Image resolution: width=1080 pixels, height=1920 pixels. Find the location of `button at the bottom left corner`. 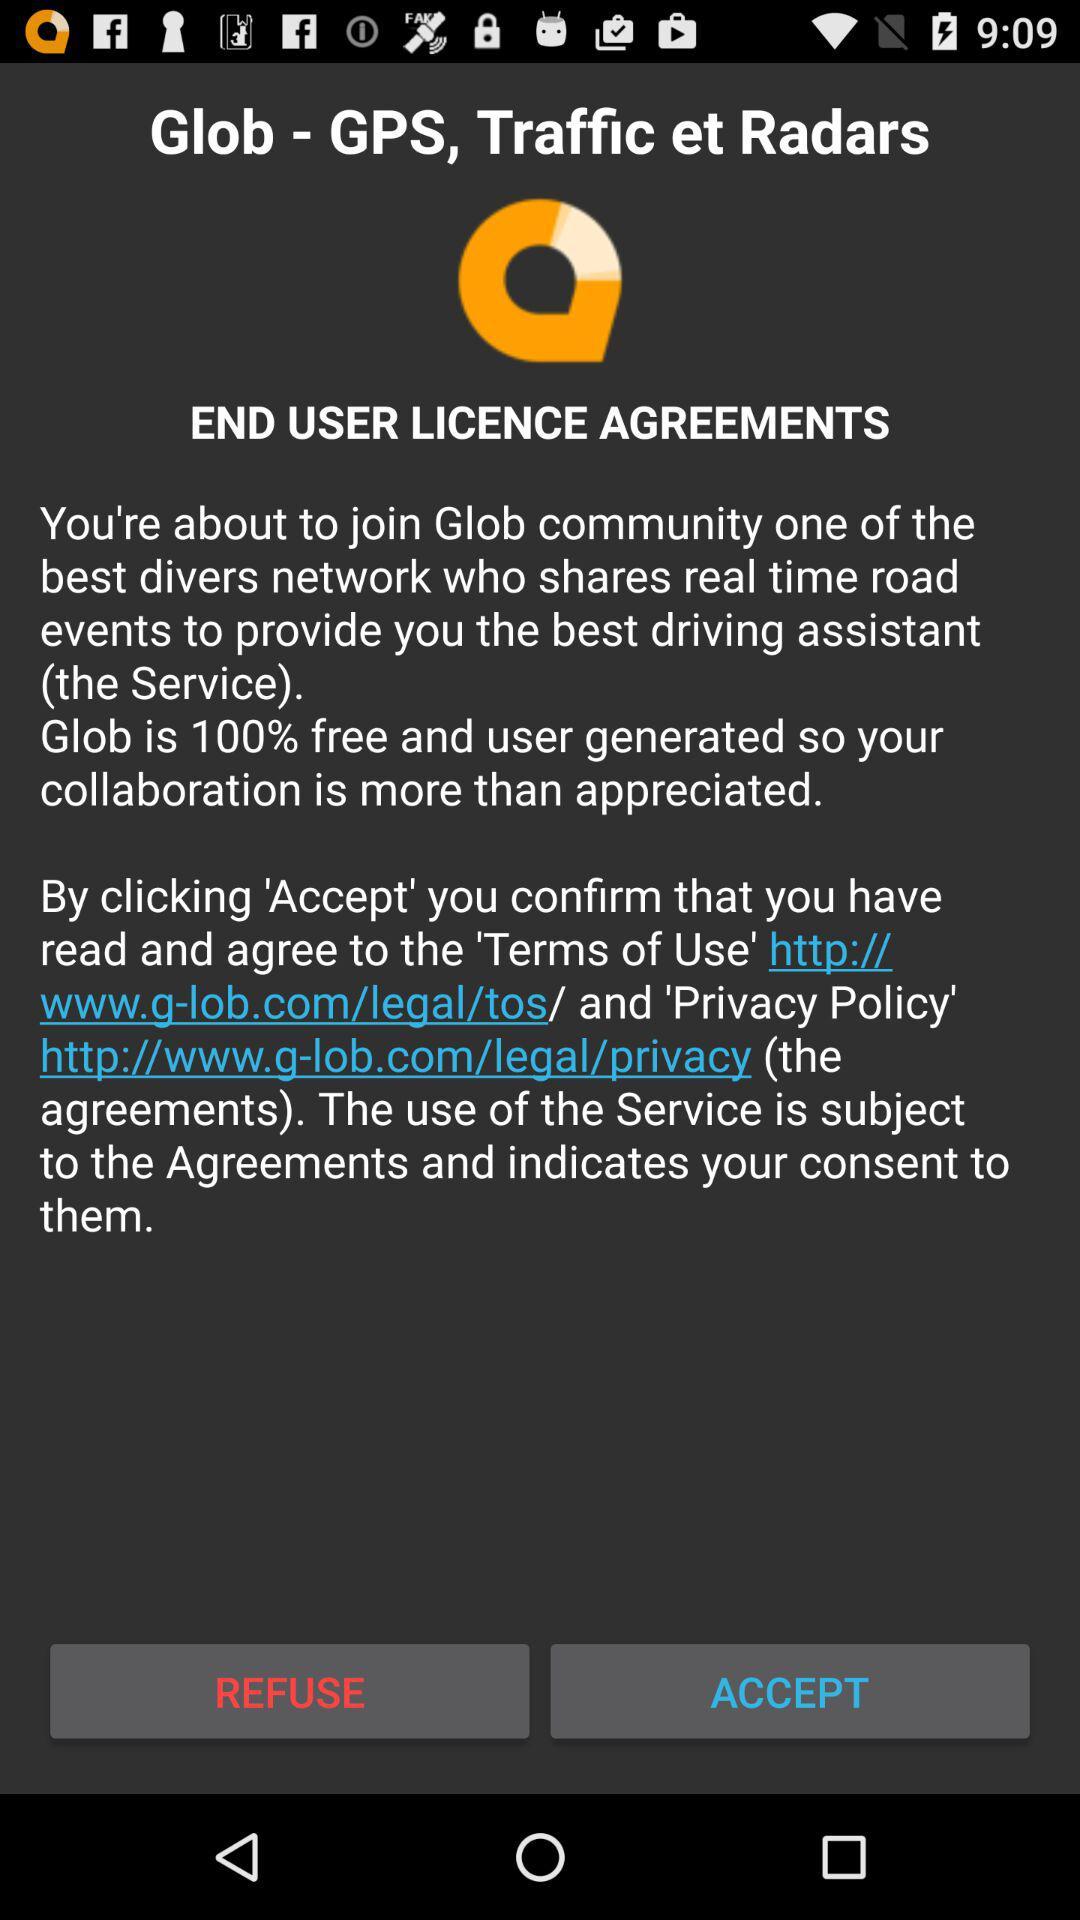

button at the bottom left corner is located at coordinates (289, 1690).